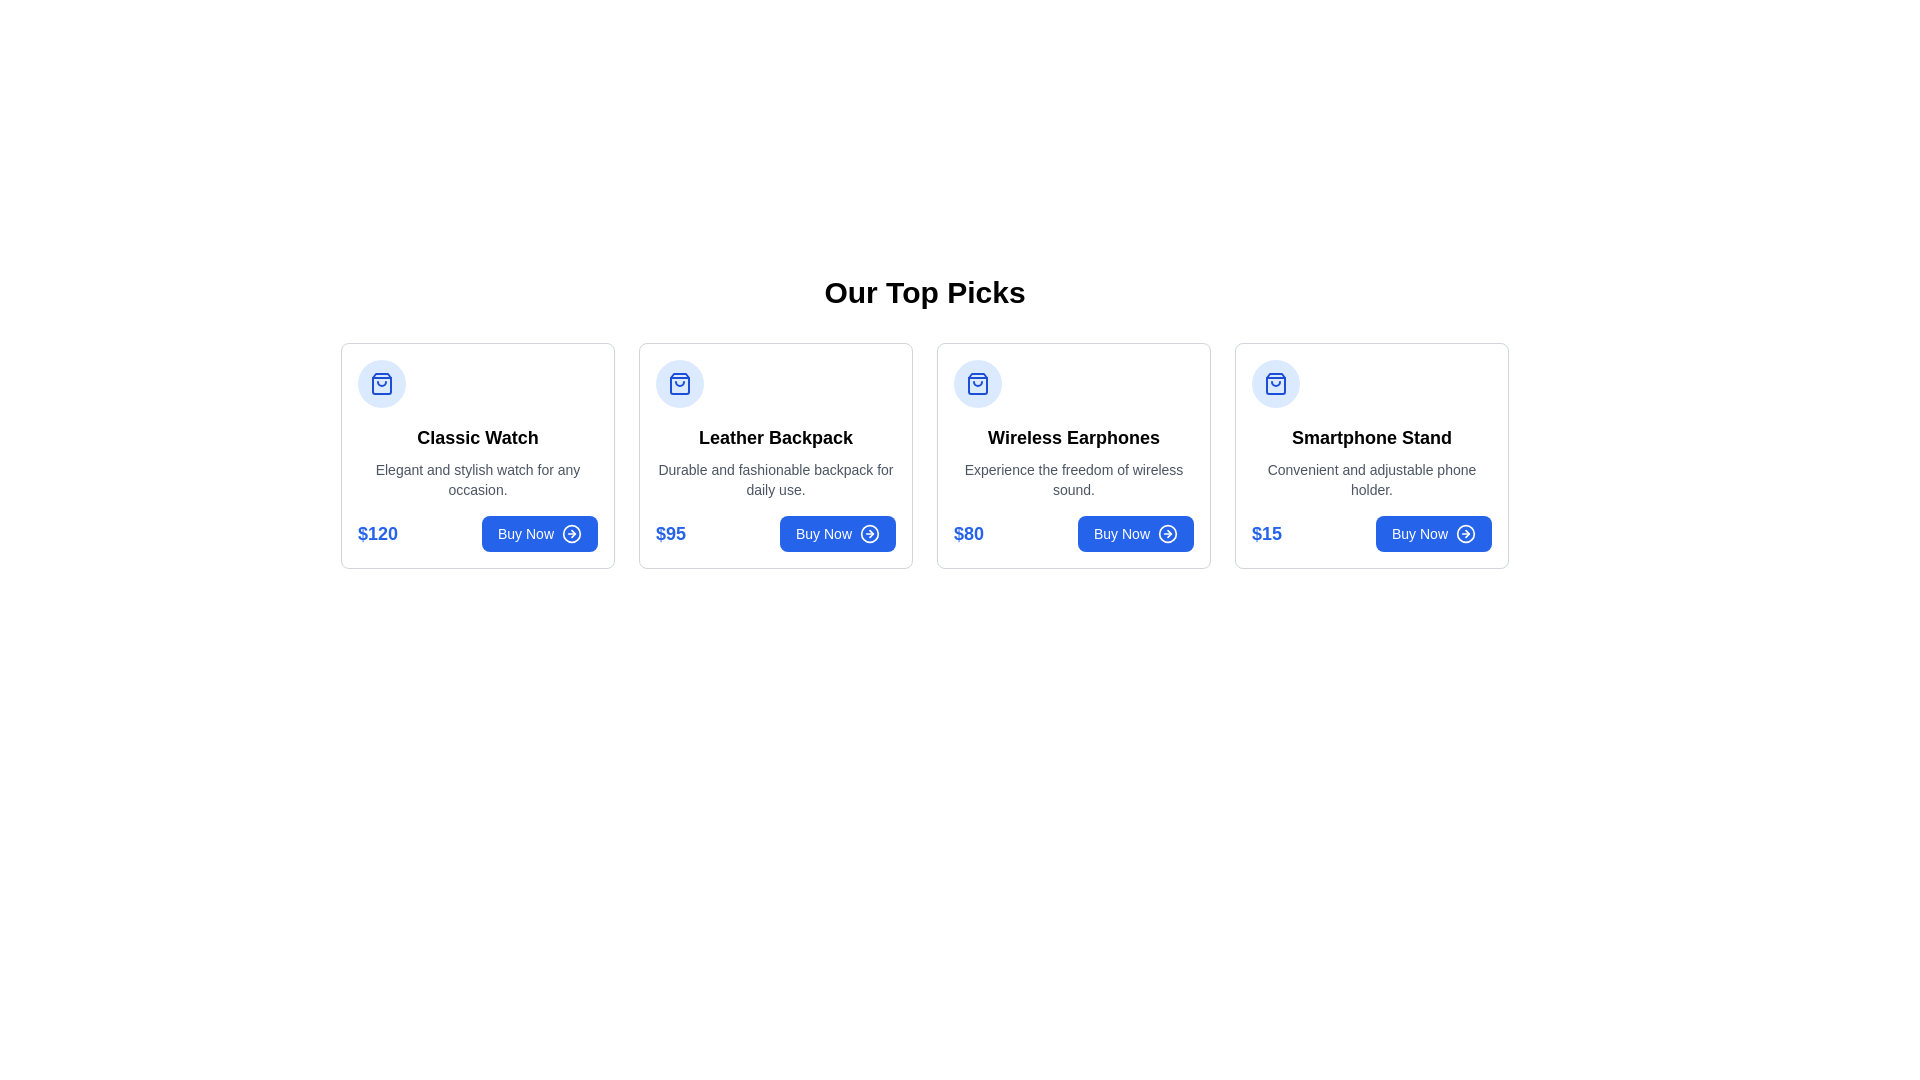  What do you see at coordinates (1275, 384) in the screenshot?
I see `the circular blue background with a shopping bag icon located at the top of the 'Smartphone Stand' card, centered horizontally` at bounding box center [1275, 384].